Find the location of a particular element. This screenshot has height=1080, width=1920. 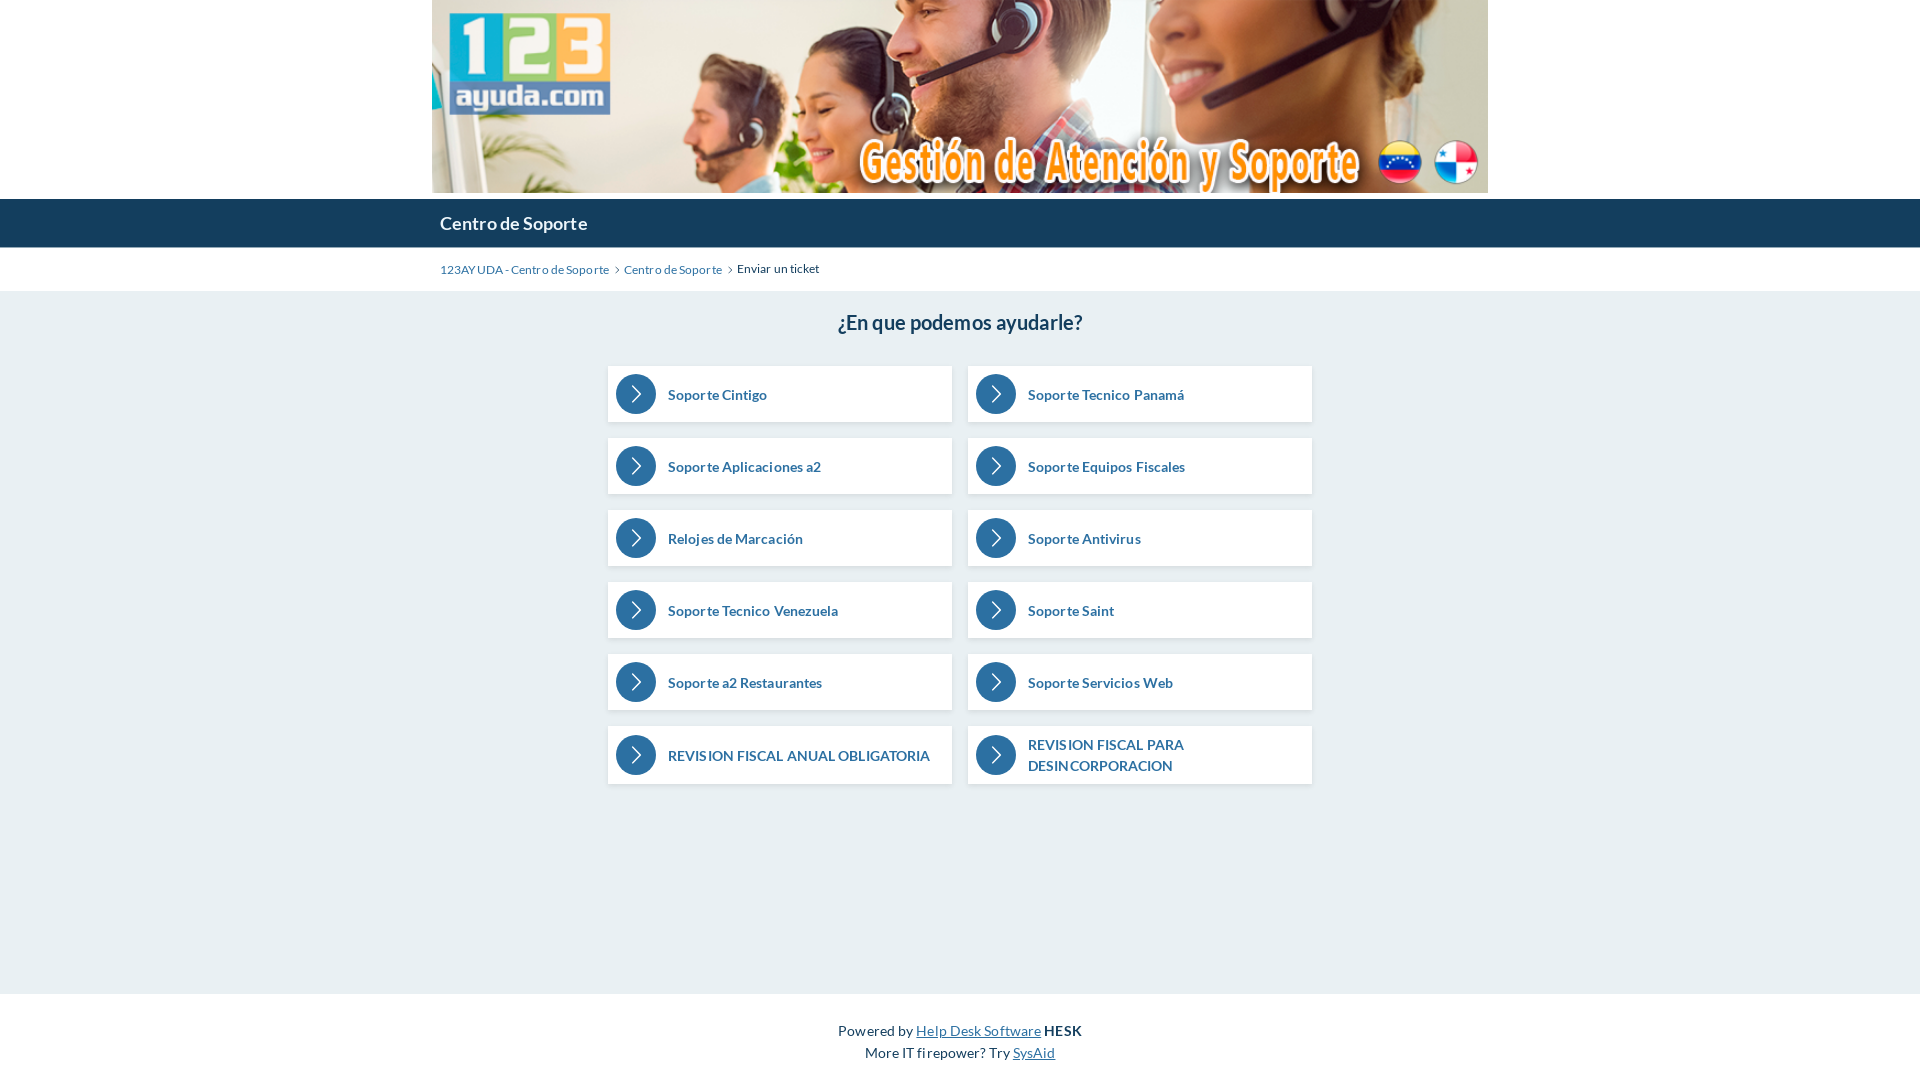

'REVISION FISCAL PARA DESINCORPORACION' is located at coordinates (1140, 755).